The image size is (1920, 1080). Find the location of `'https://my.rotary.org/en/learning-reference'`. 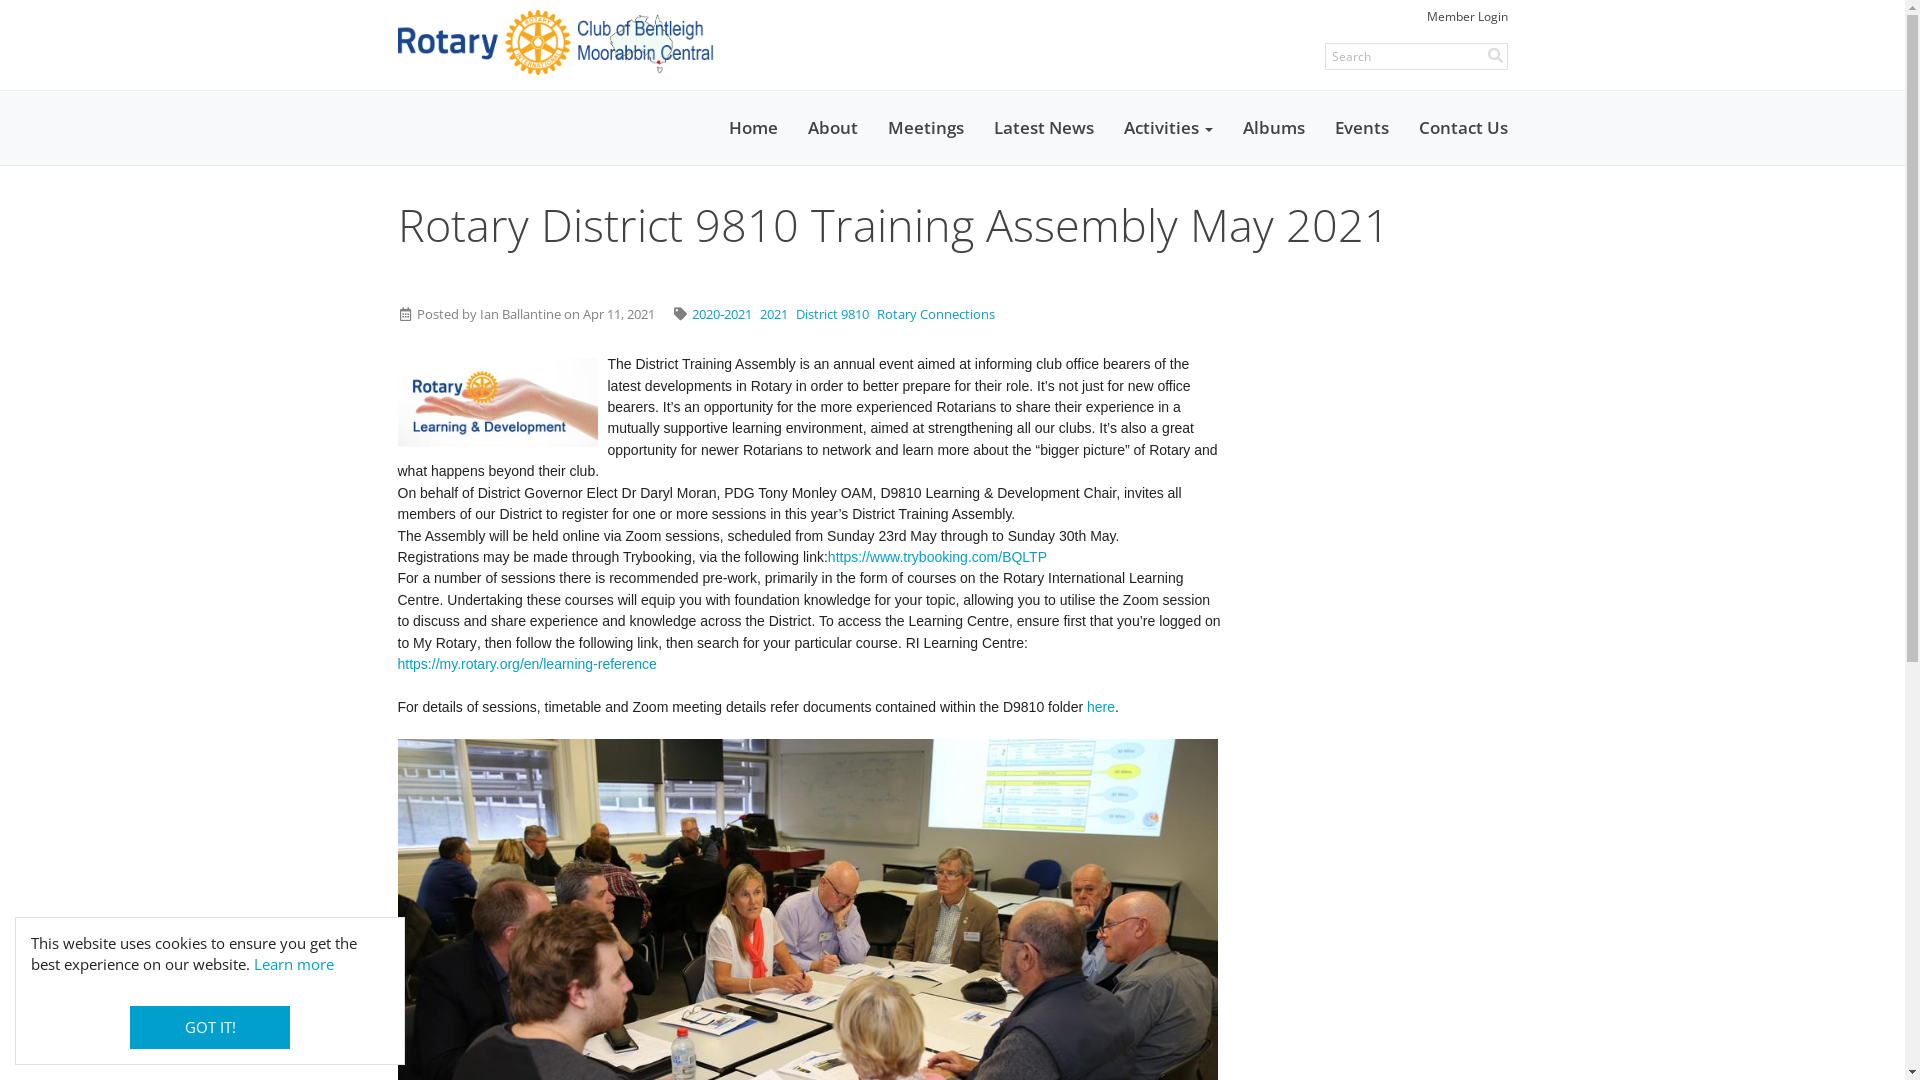

'https://my.rotary.org/en/learning-reference' is located at coordinates (398, 663).